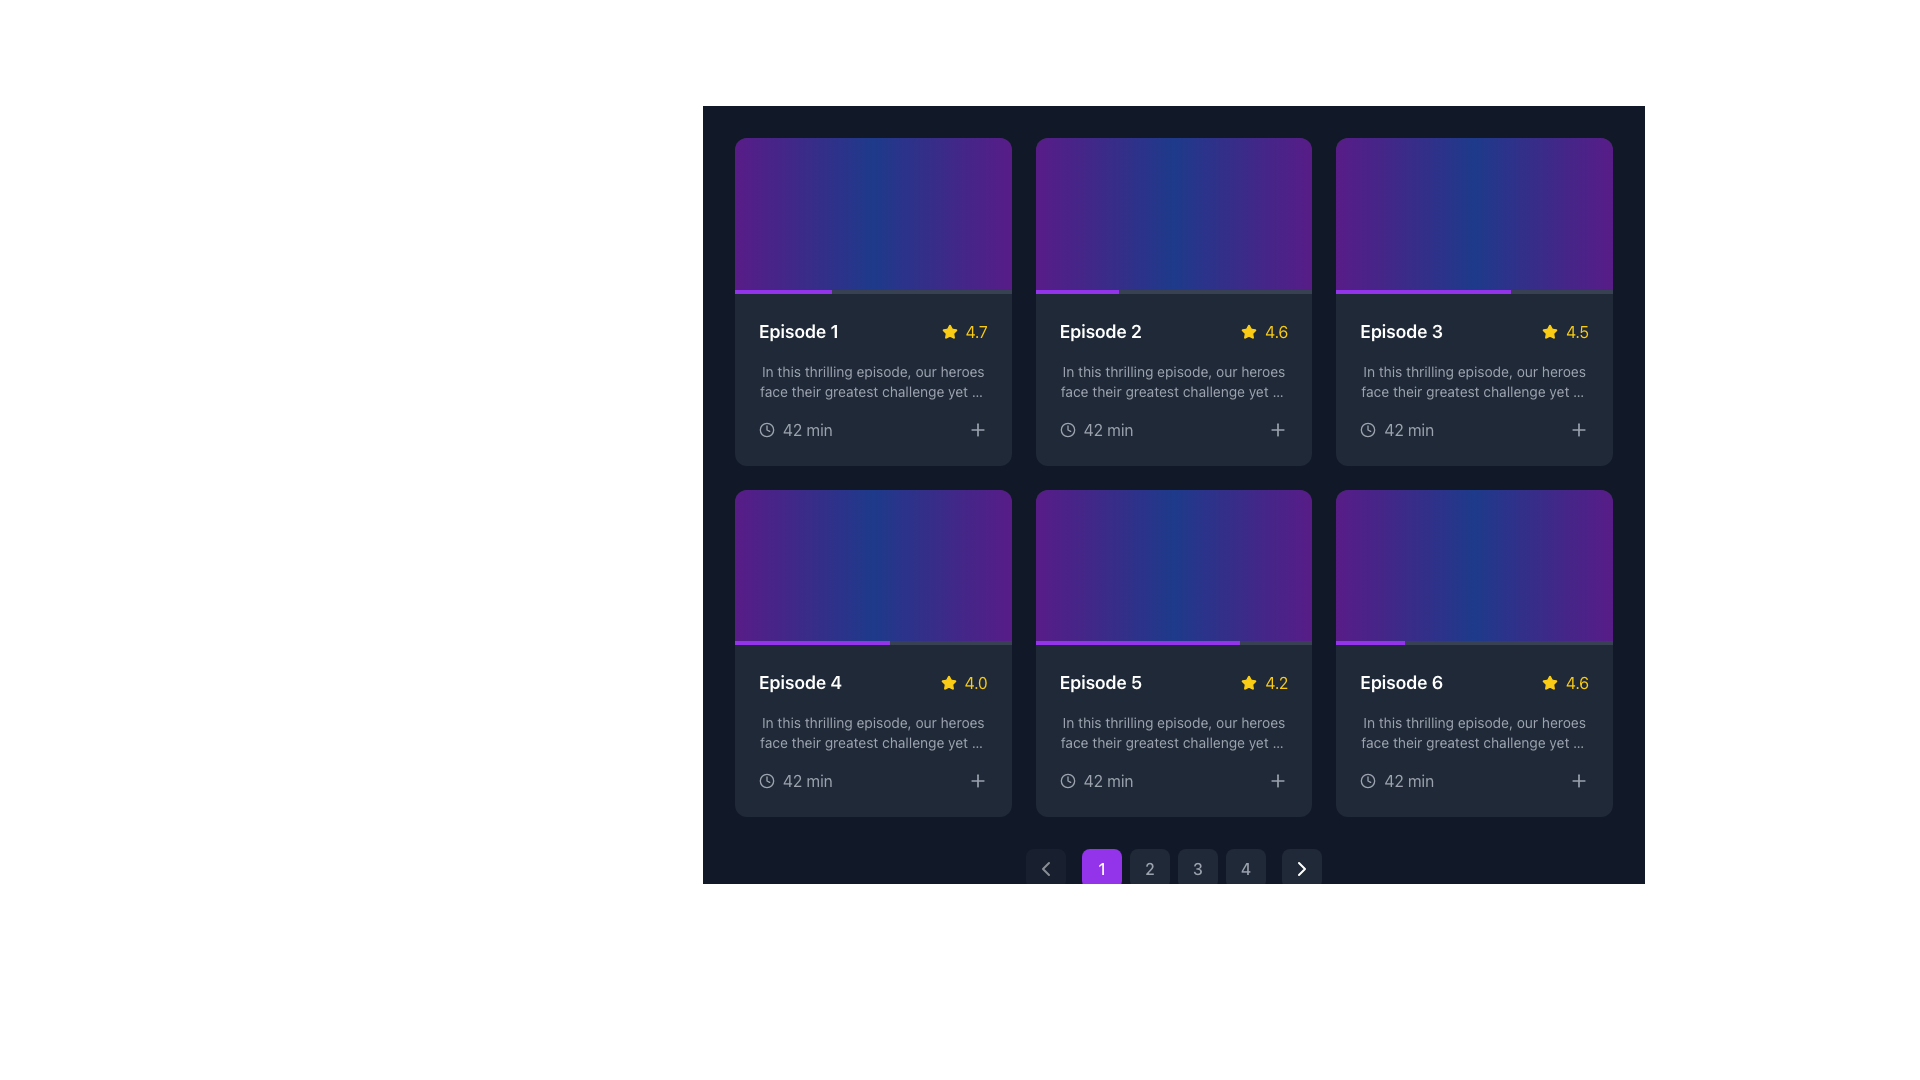  I want to click on the '+' button located at the bottom right corner of the 'Episode 6' card, so click(1578, 780).